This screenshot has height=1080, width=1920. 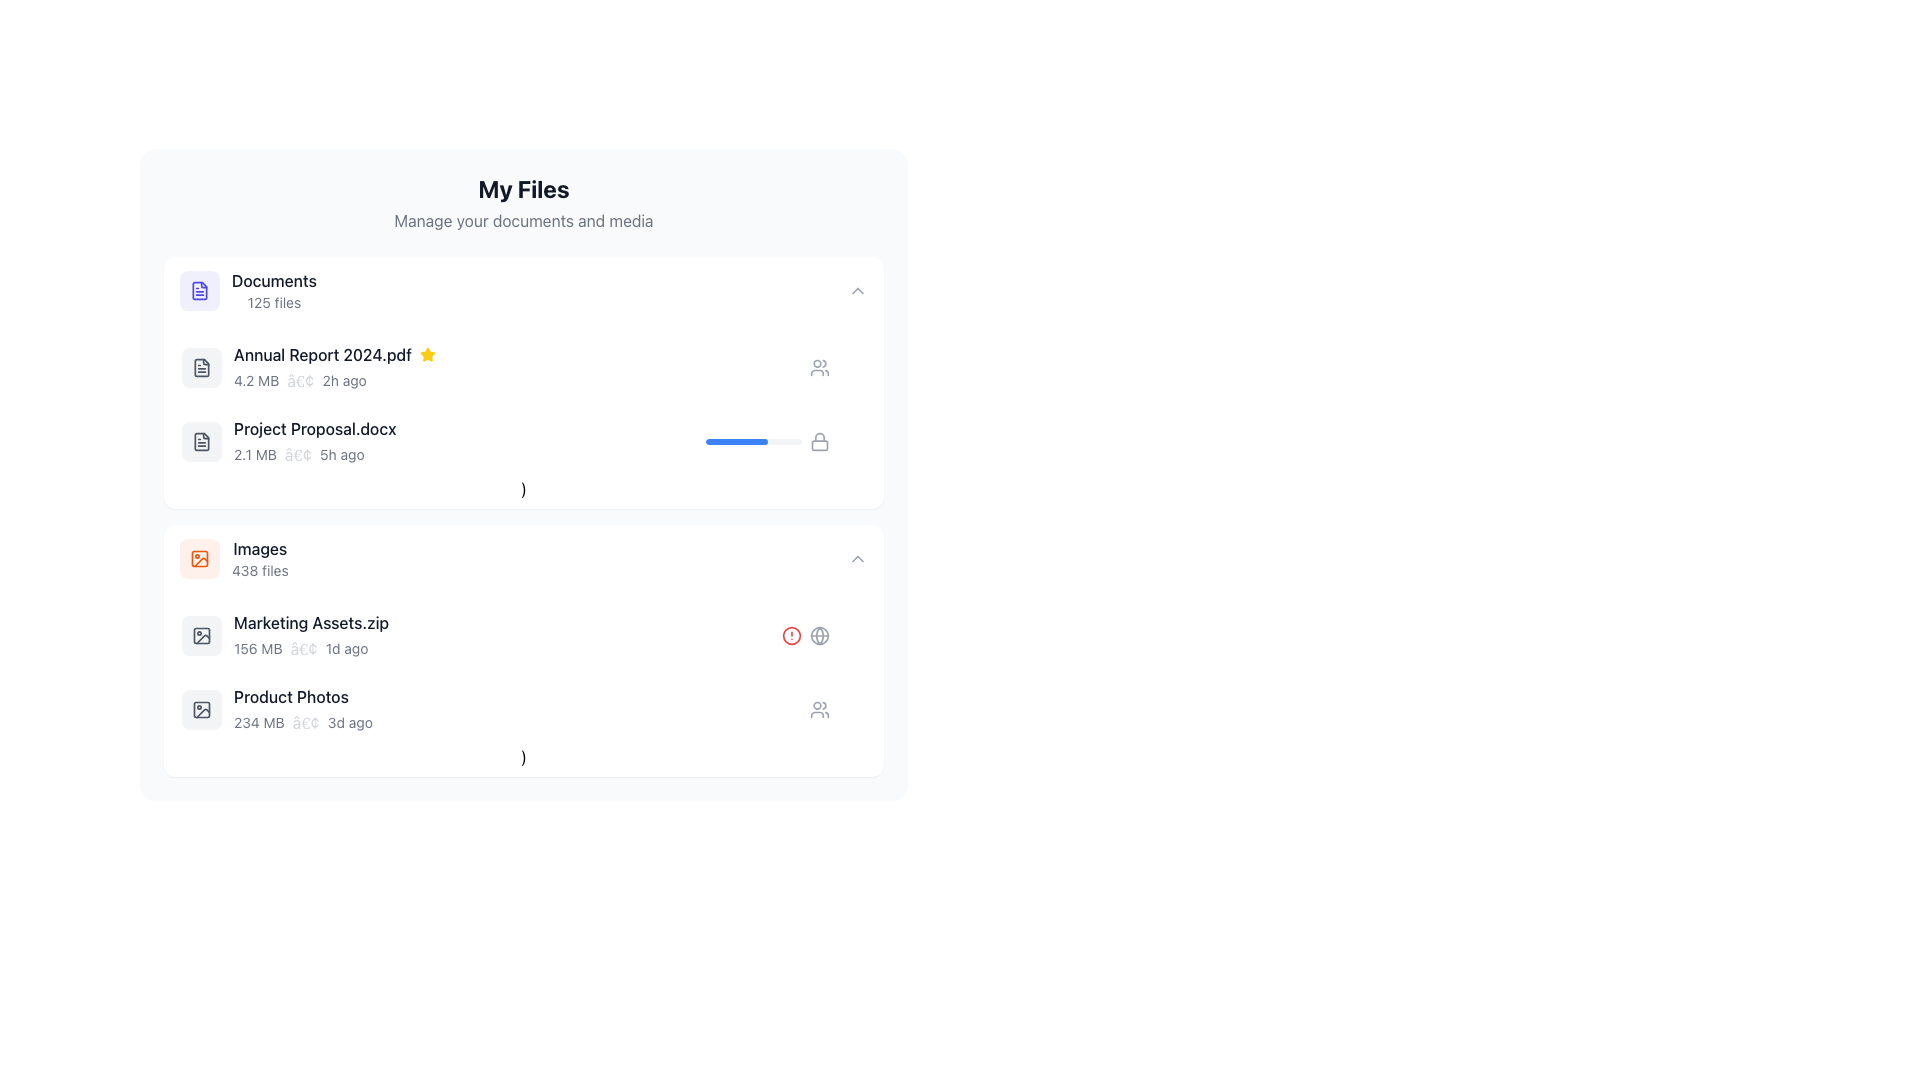 I want to click on the text label displaying 'Marketing Assets.zip', located in the list structure under the 'Images' category, so click(x=508, y=622).